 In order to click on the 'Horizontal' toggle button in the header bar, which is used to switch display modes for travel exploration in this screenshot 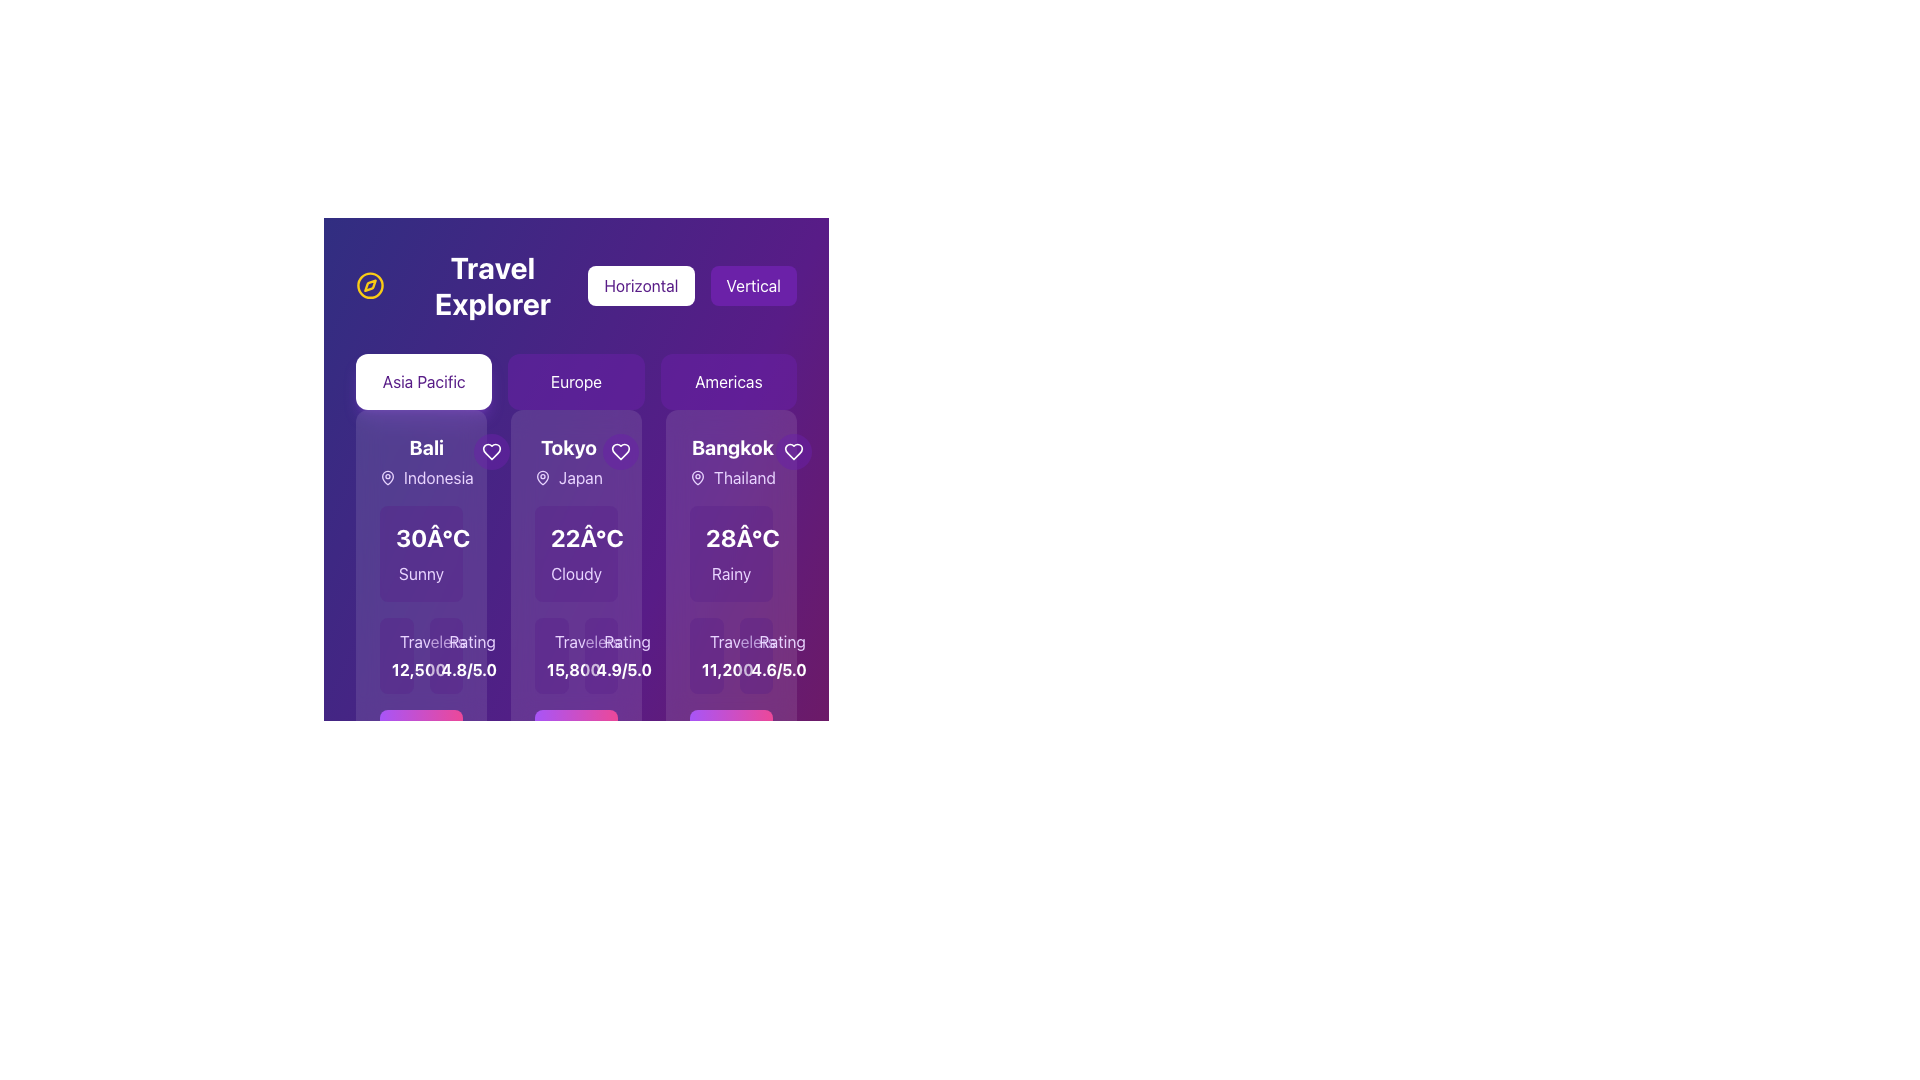, I will do `click(575, 285)`.